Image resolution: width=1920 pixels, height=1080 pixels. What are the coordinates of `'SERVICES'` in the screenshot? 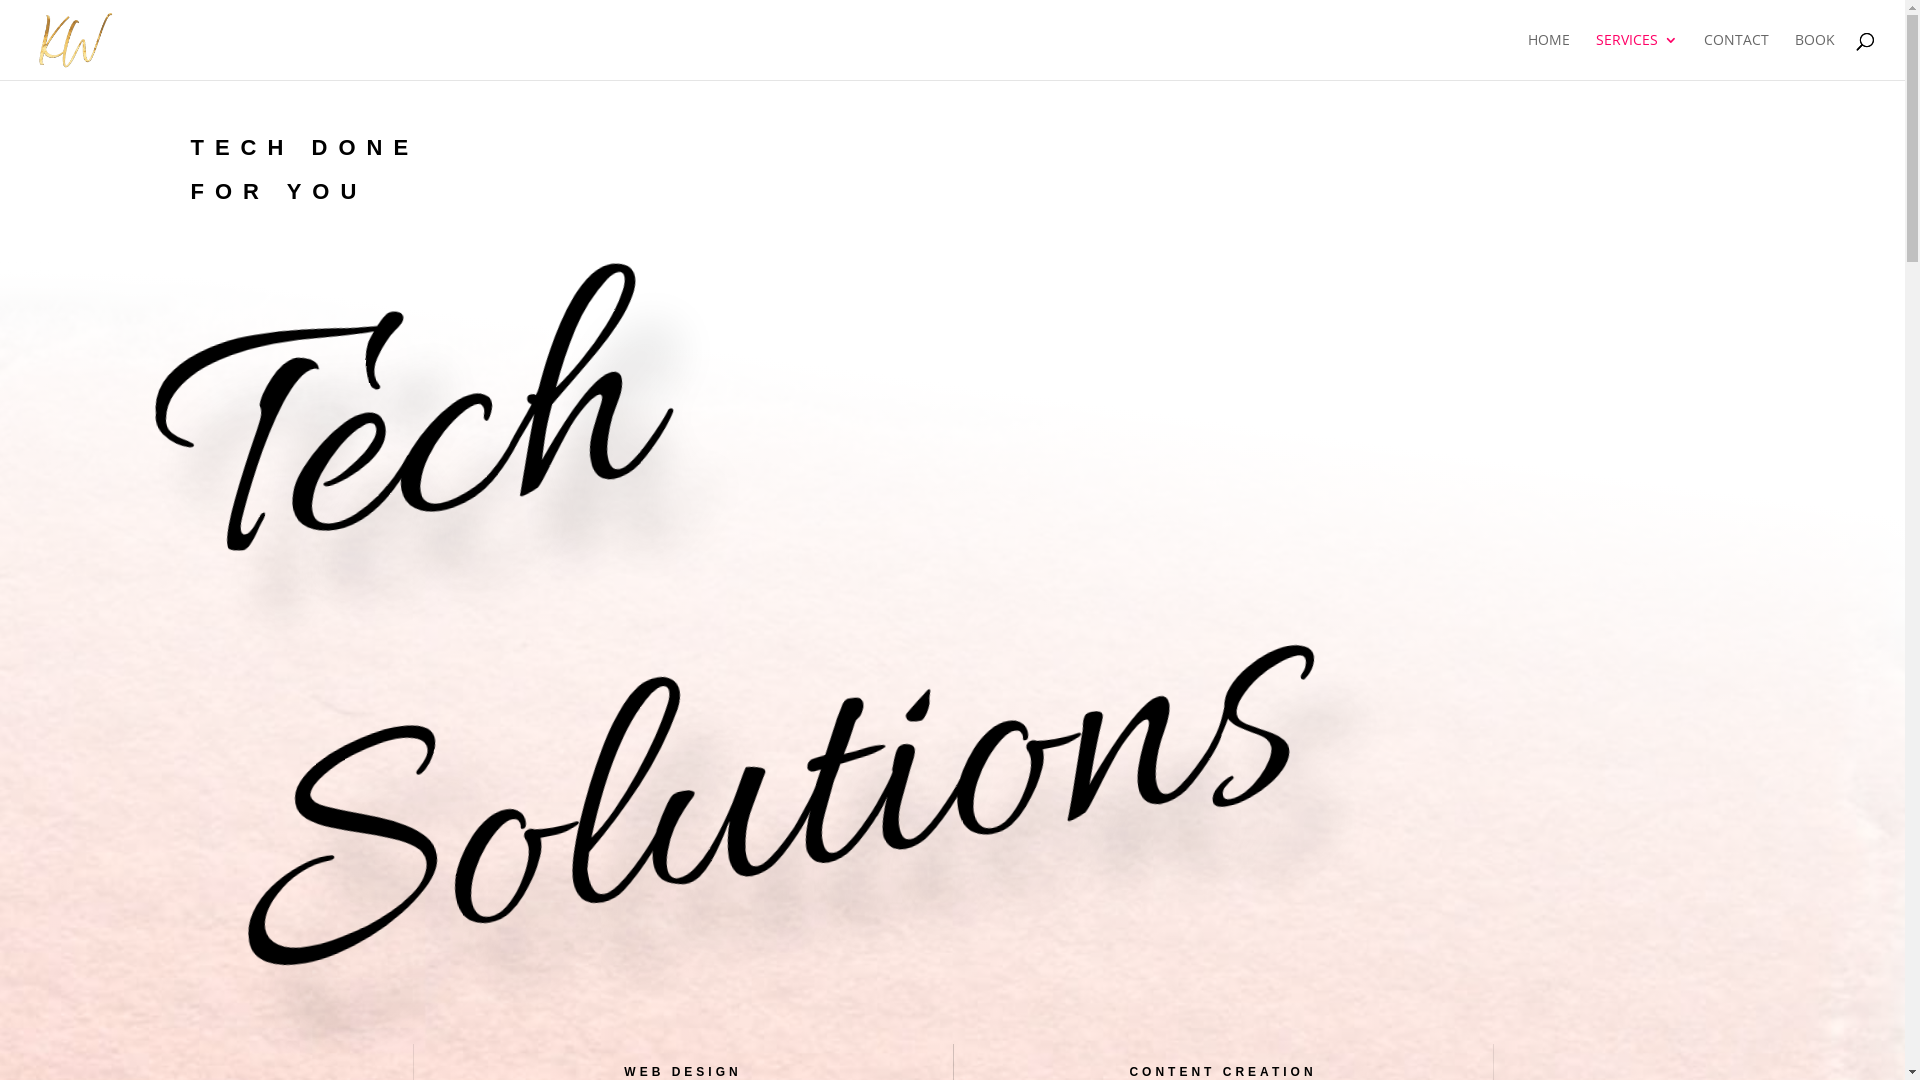 It's located at (1636, 55).